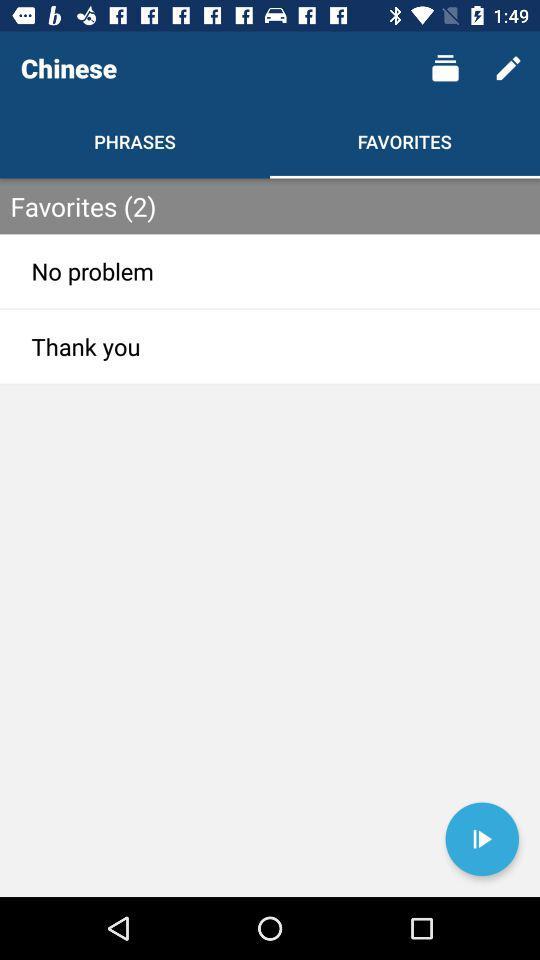  What do you see at coordinates (445, 68) in the screenshot?
I see `the item above the favorites item` at bounding box center [445, 68].